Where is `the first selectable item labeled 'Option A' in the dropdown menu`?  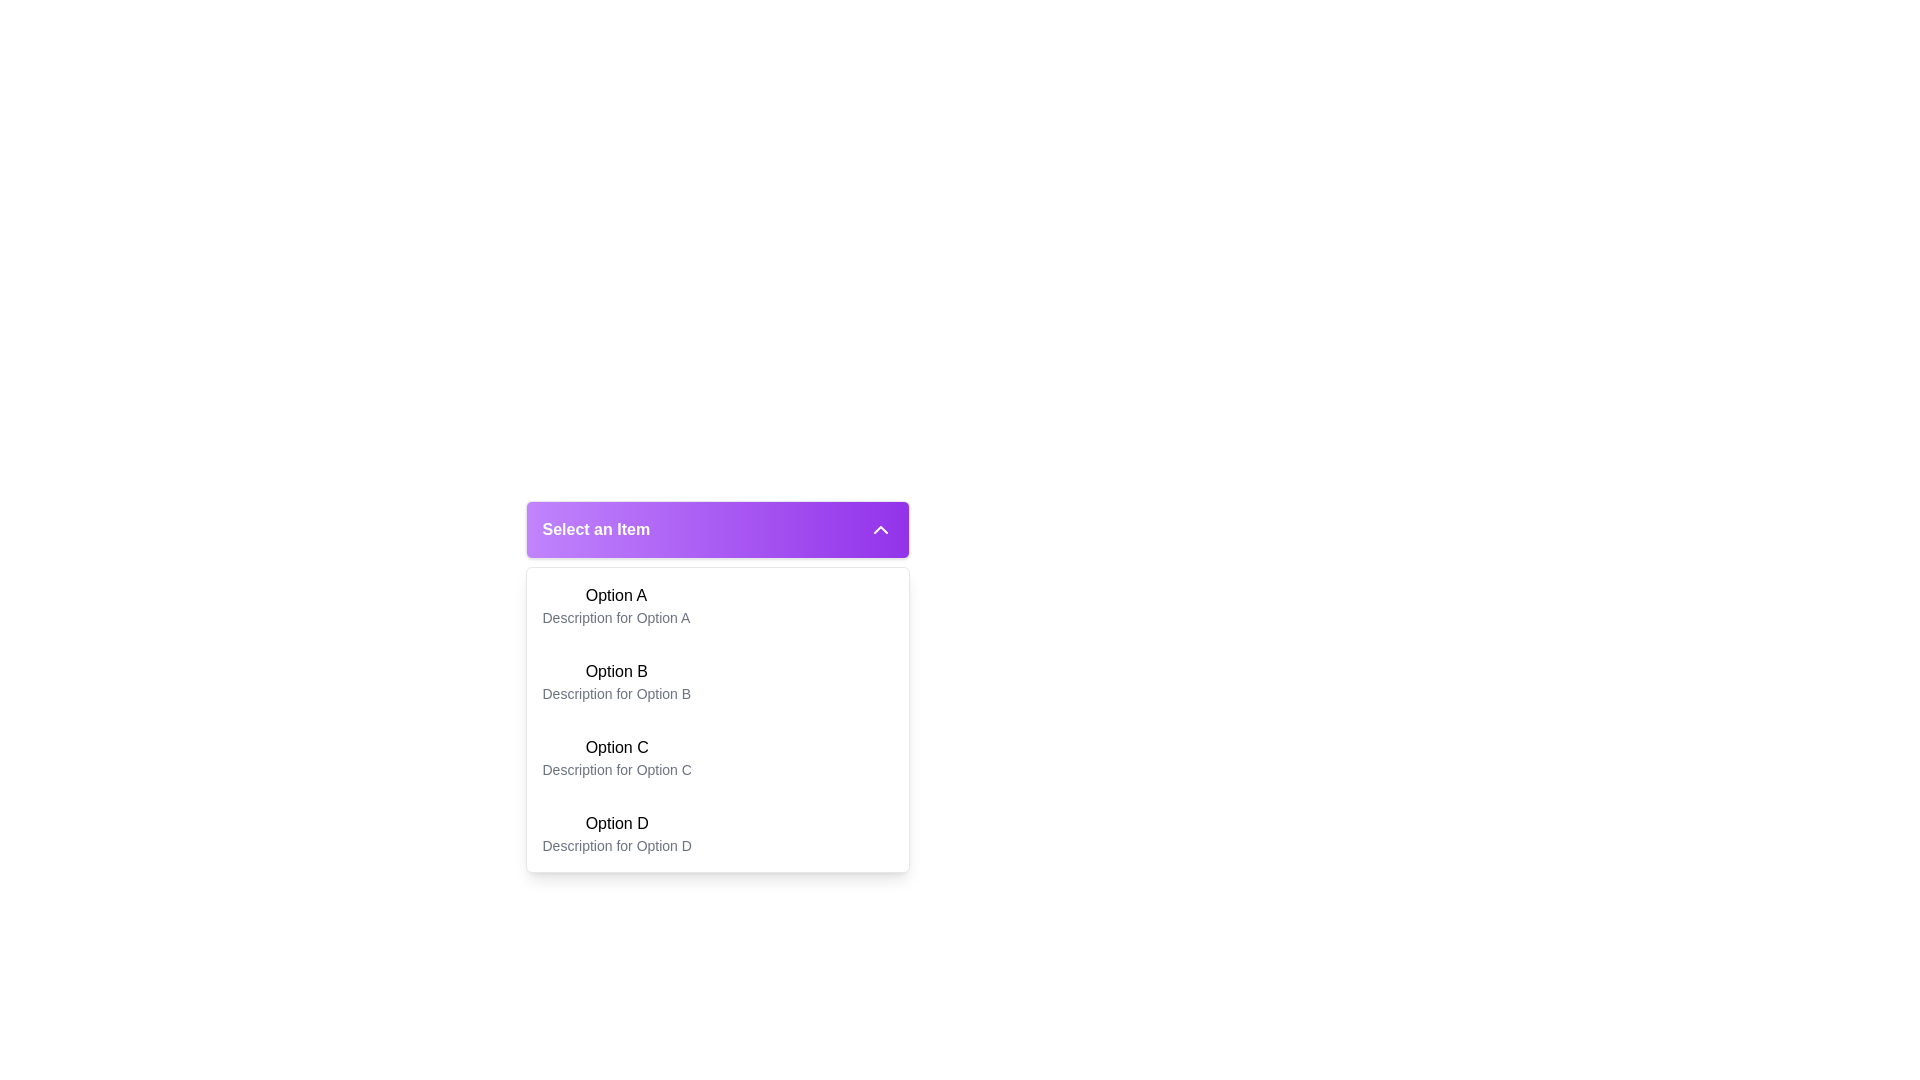
the first selectable item labeled 'Option A' in the dropdown menu is located at coordinates (615, 604).